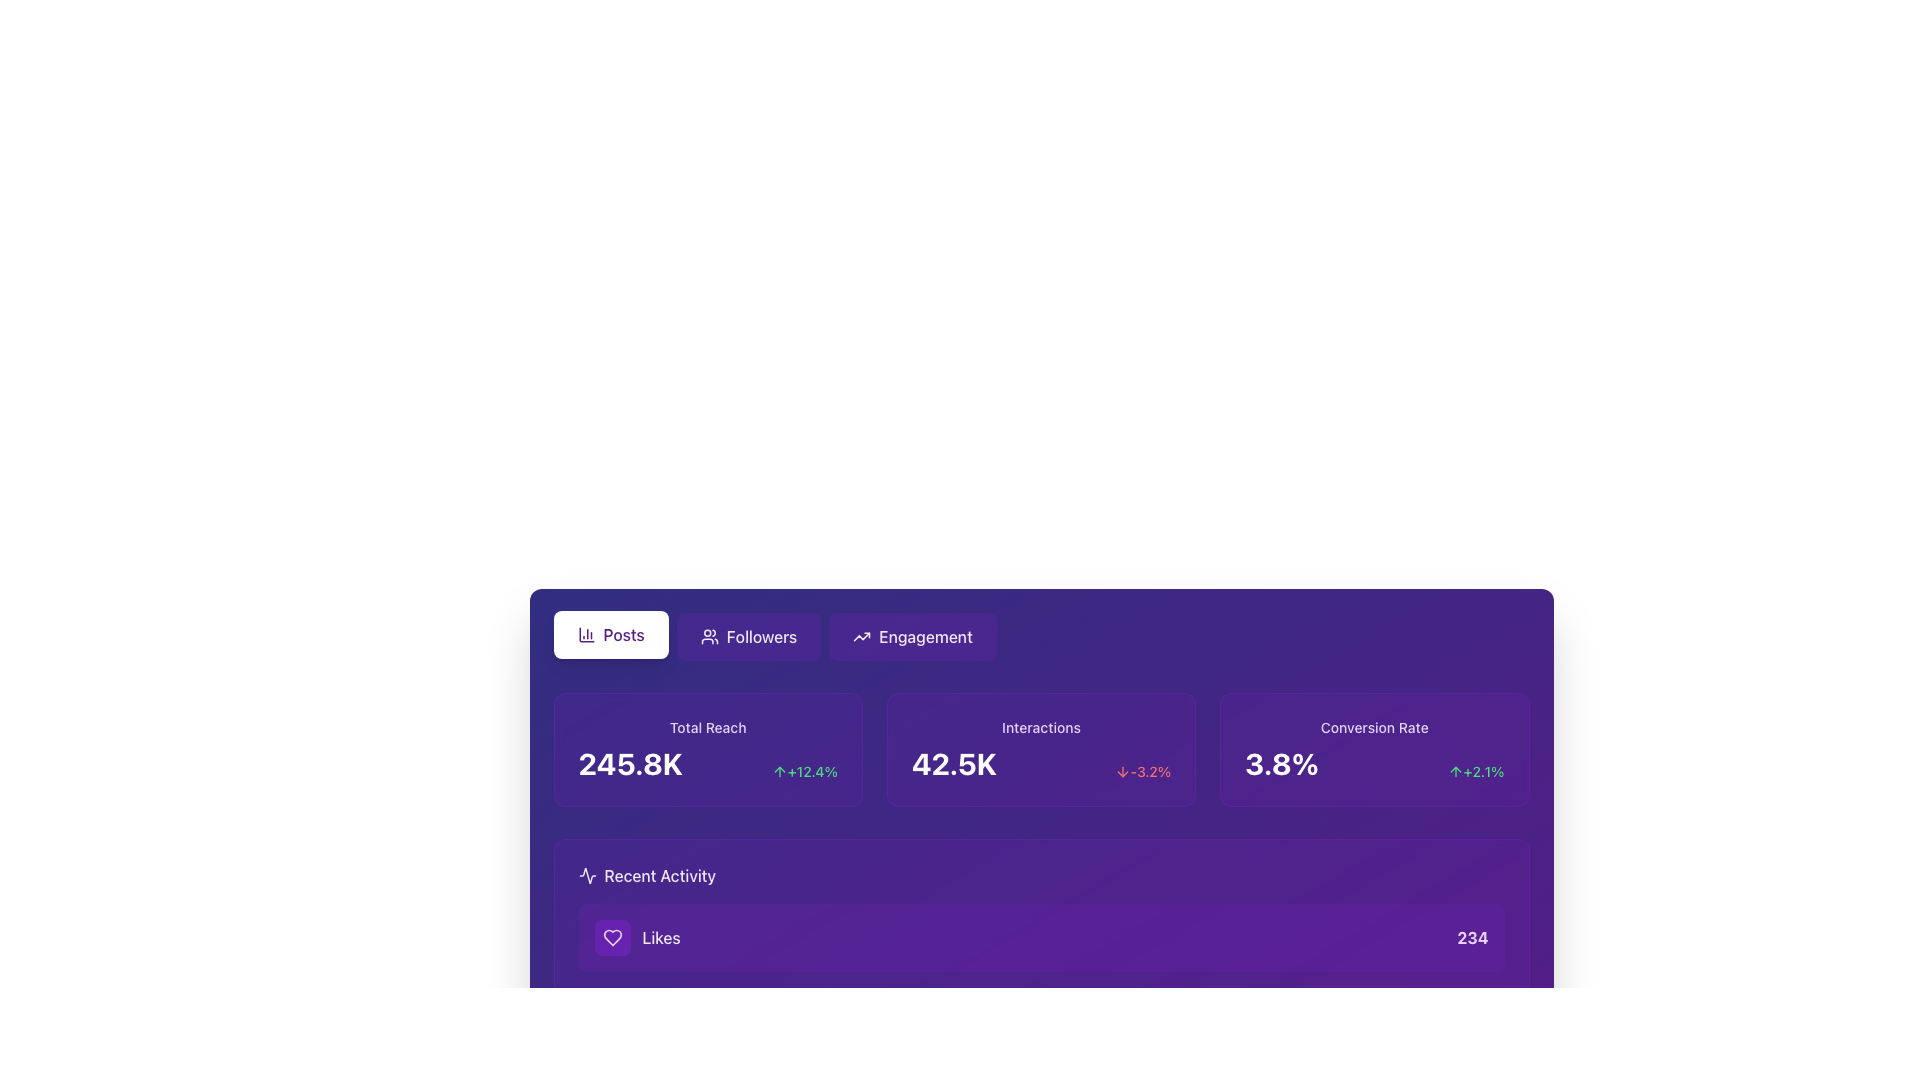 This screenshot has width=1920, height=1080. I want to click on the upward trend icon in the 'Total Reach' section that visually represents a positive growth, associated with the text '+12.4%', so click(778, 770).